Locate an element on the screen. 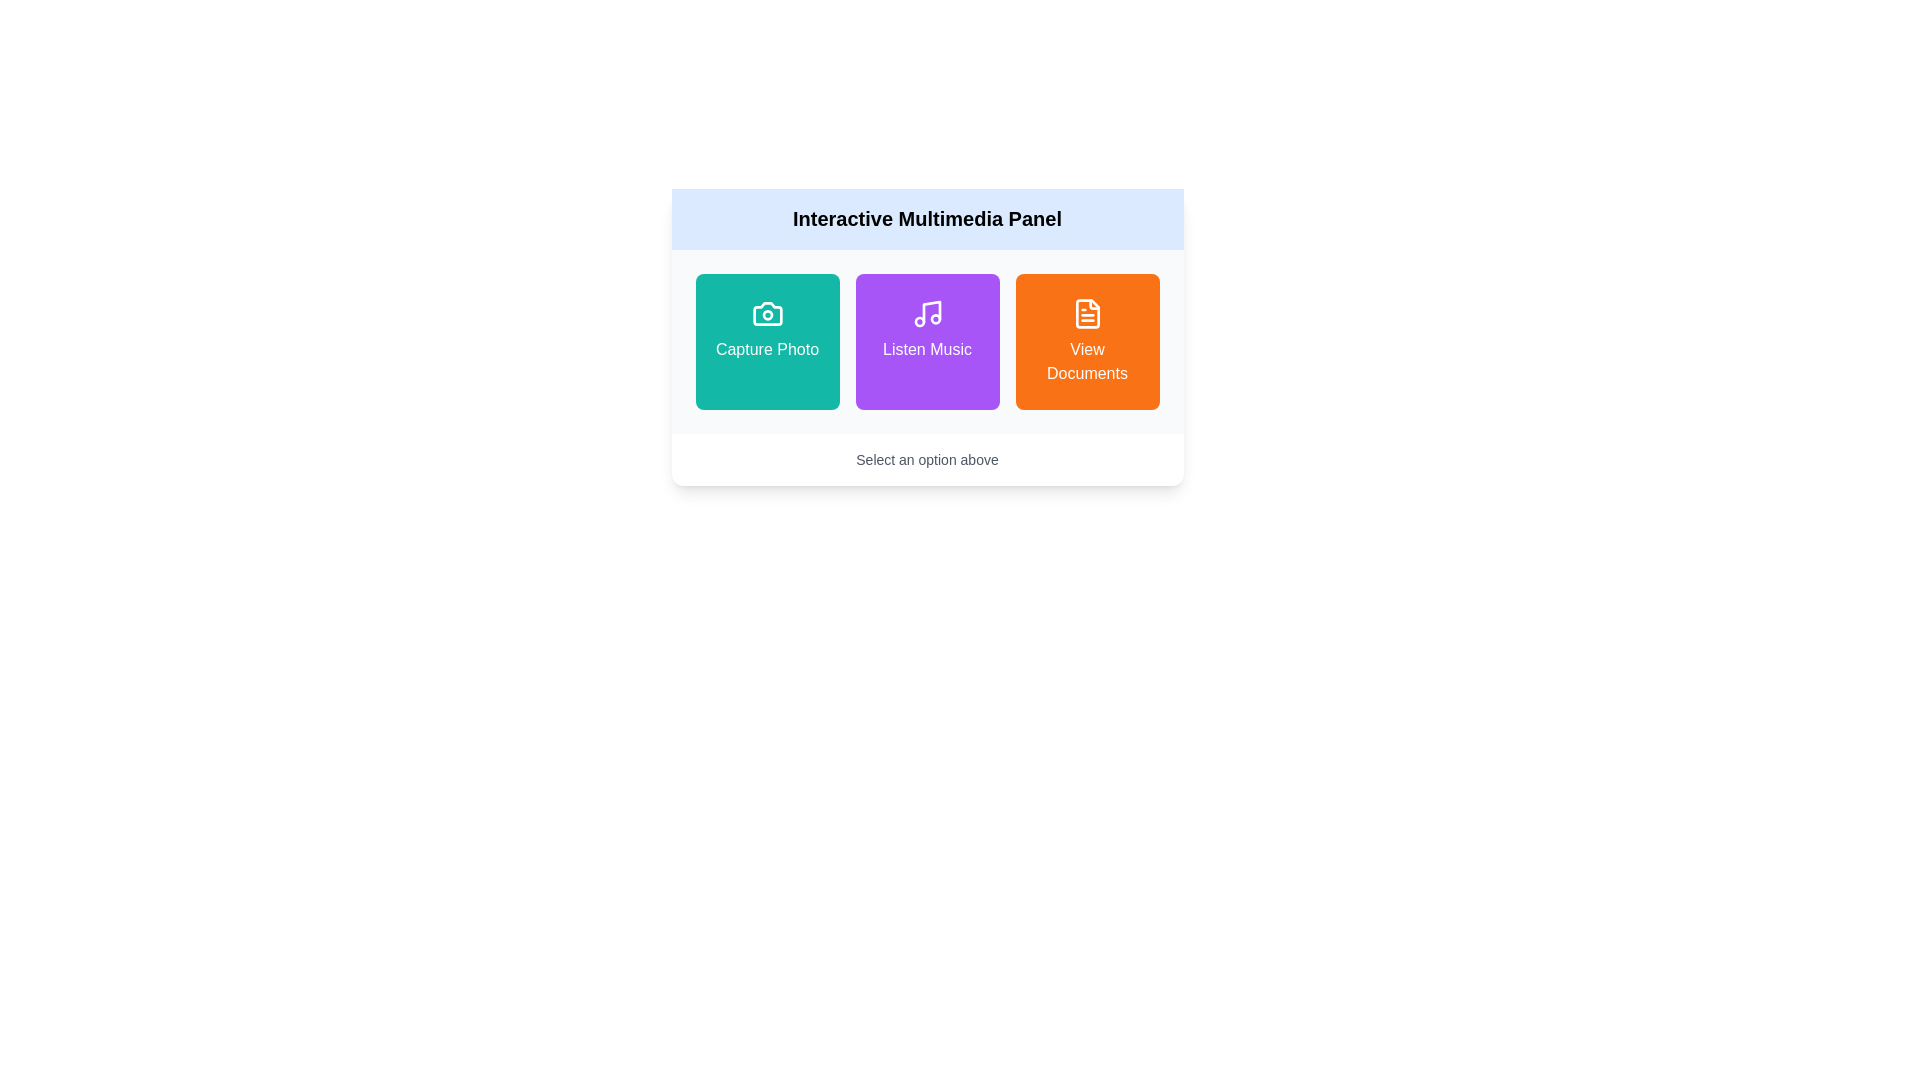  the 'Capture Photo' button with a teal background, white text, and camera icon is located at coordinates (766, 341).